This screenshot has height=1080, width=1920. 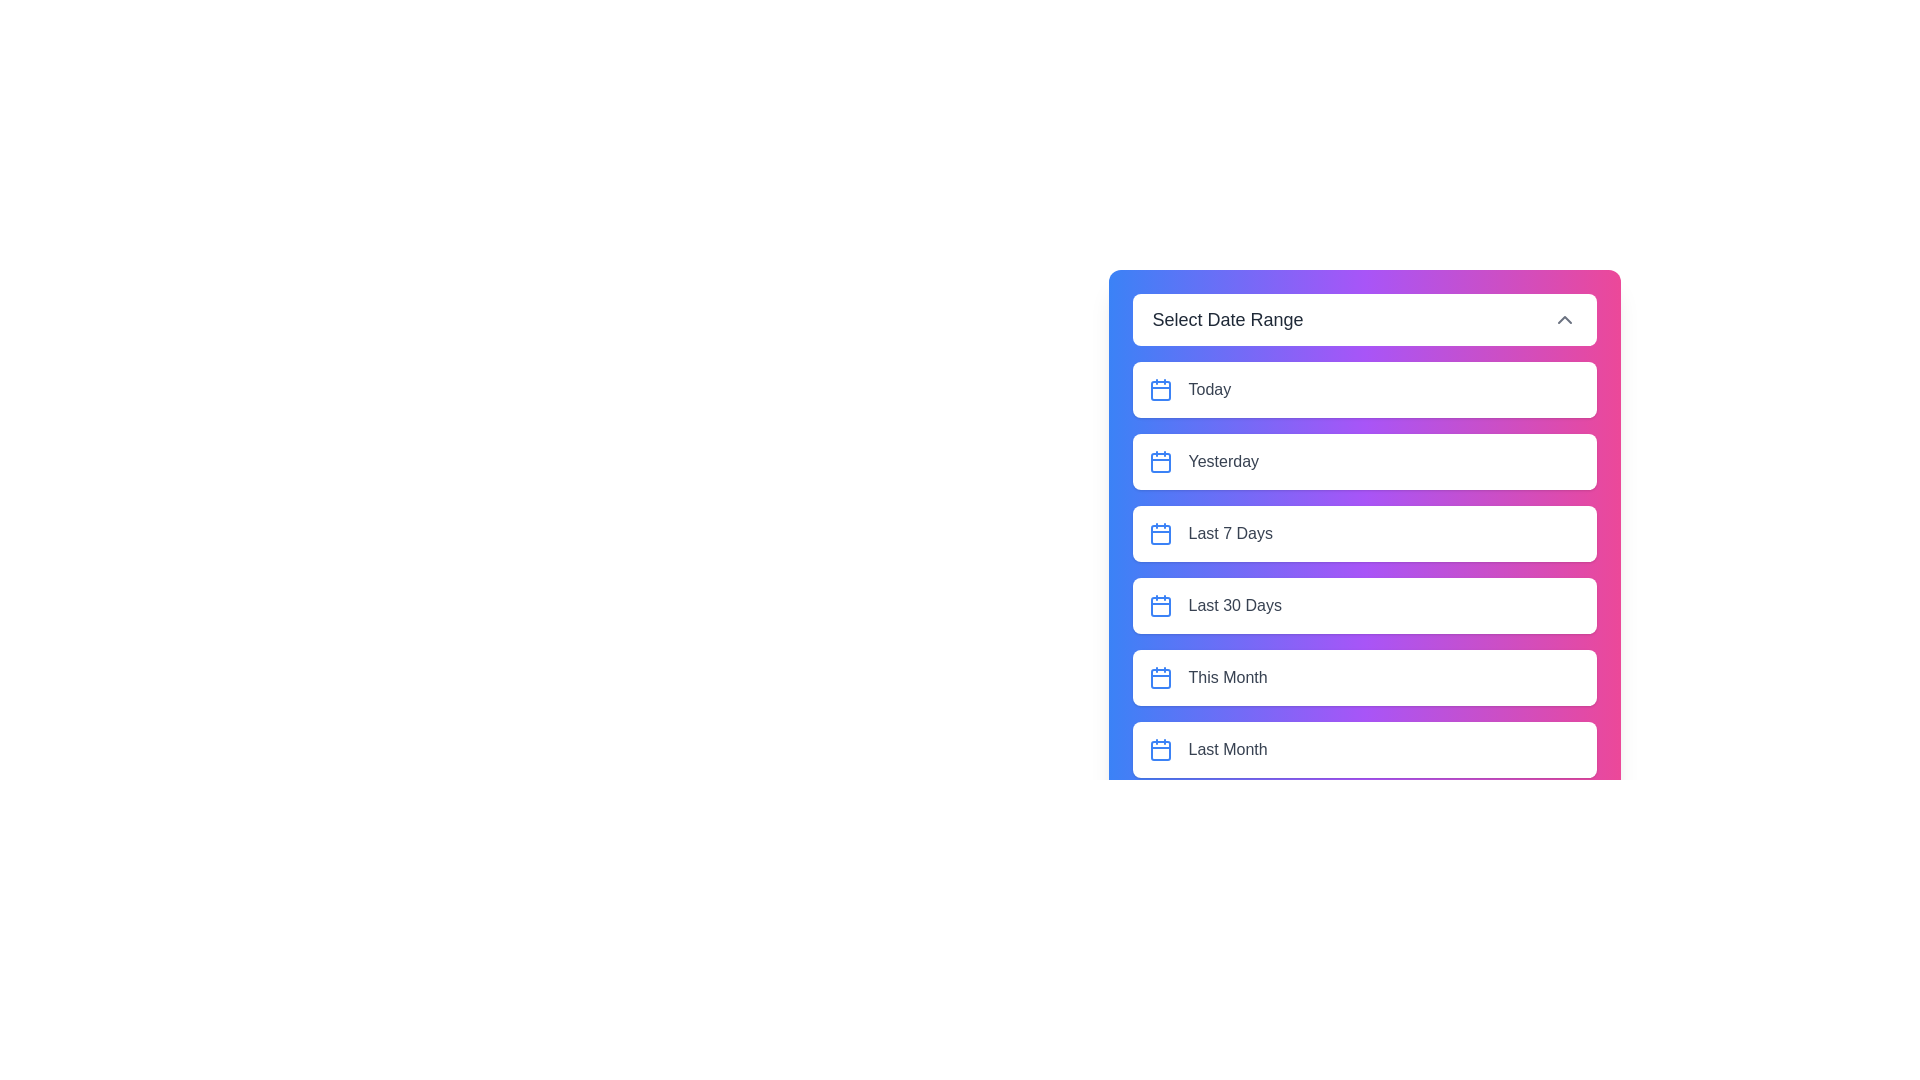 What do you see at coordinates (1363, 749) in the screenshot?
I see `the element Last Month option to observe potential hover effects or tooltips` at bounding box center [1363, 749].